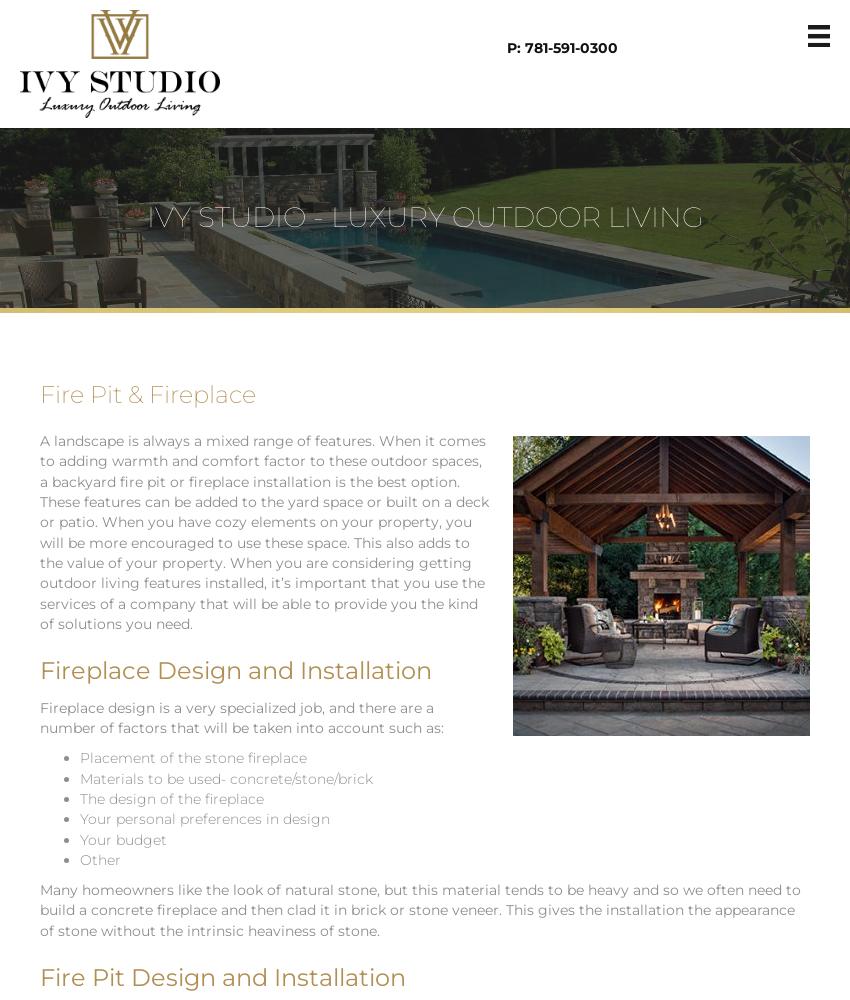  I want to click on 'Placement of the stone fireplace', so click(192, 758).